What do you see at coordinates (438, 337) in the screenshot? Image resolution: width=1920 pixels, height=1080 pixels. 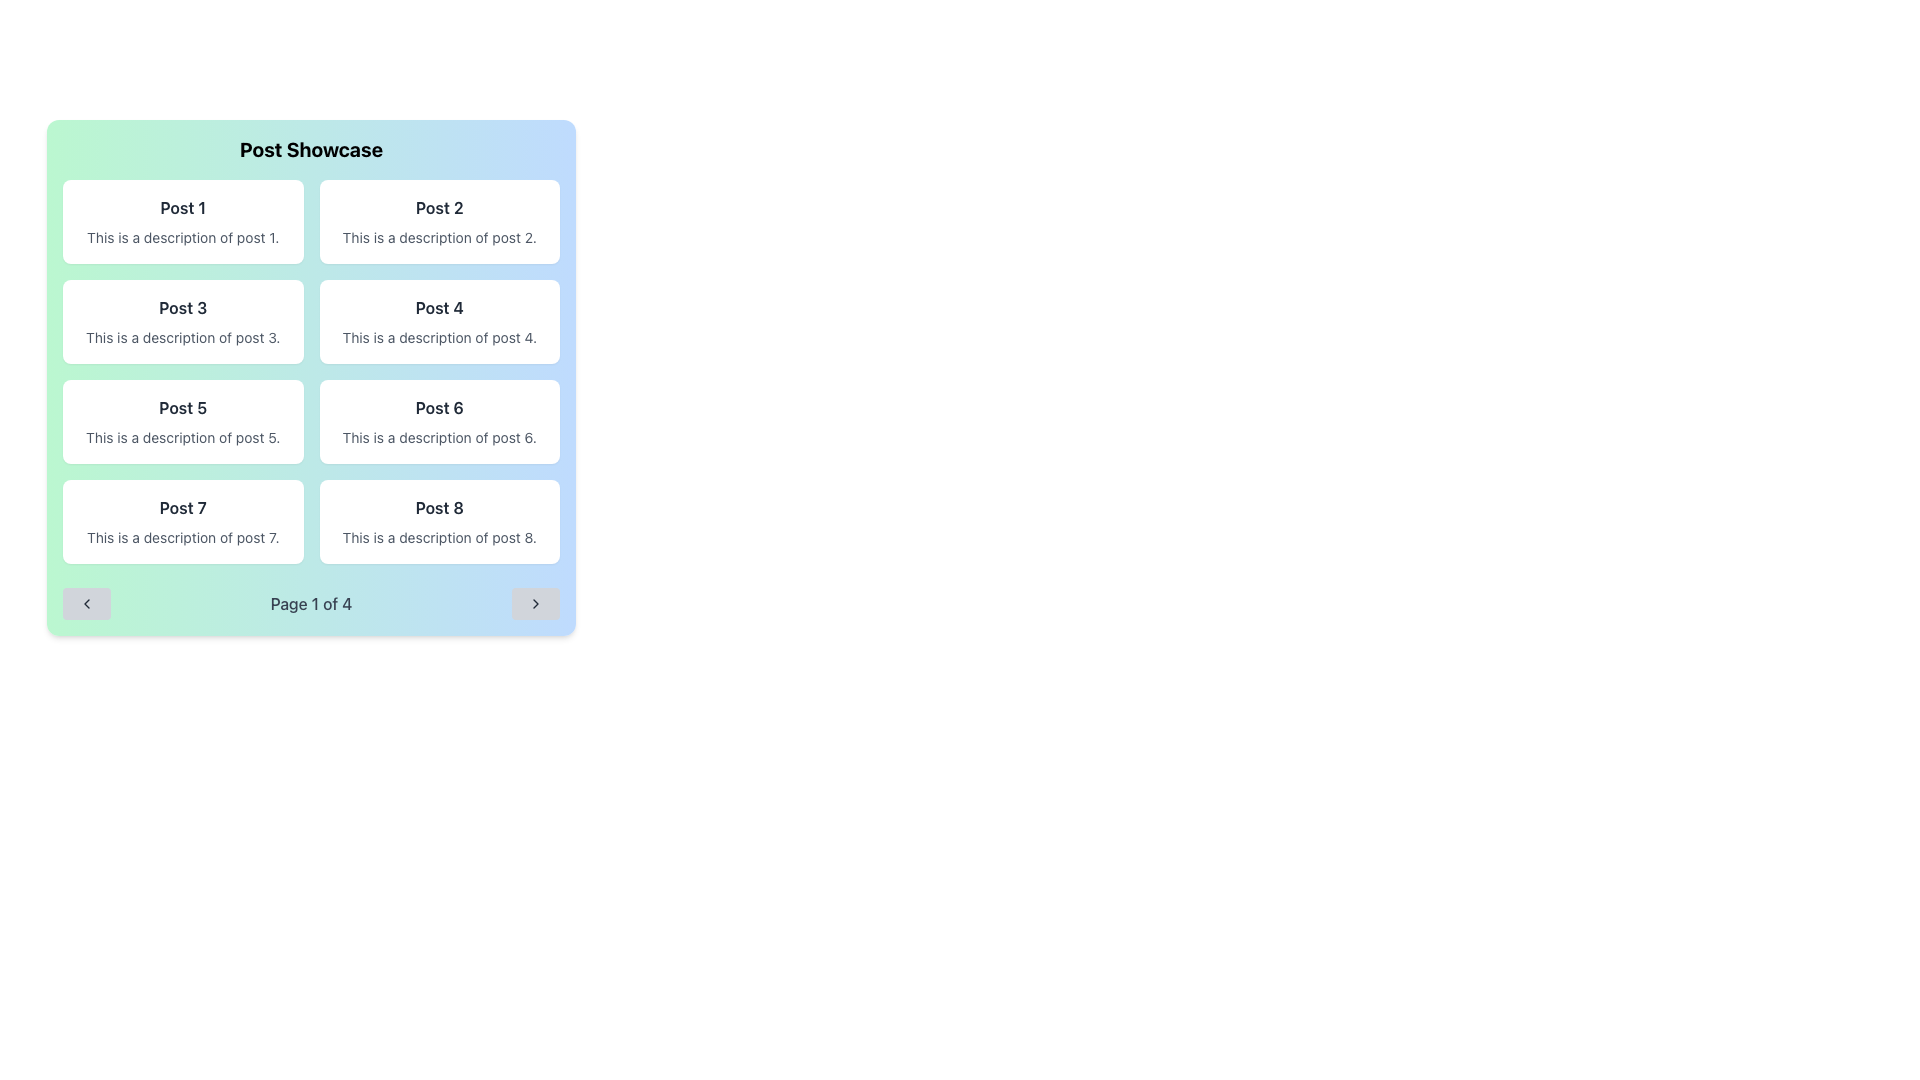 I see `the text element displaying 'This is a description of post 4.' located beneath the title 'Post 4' within the white, rounded rectangle card in the top right corner of the grid layout` at bounding box center [438, 337].